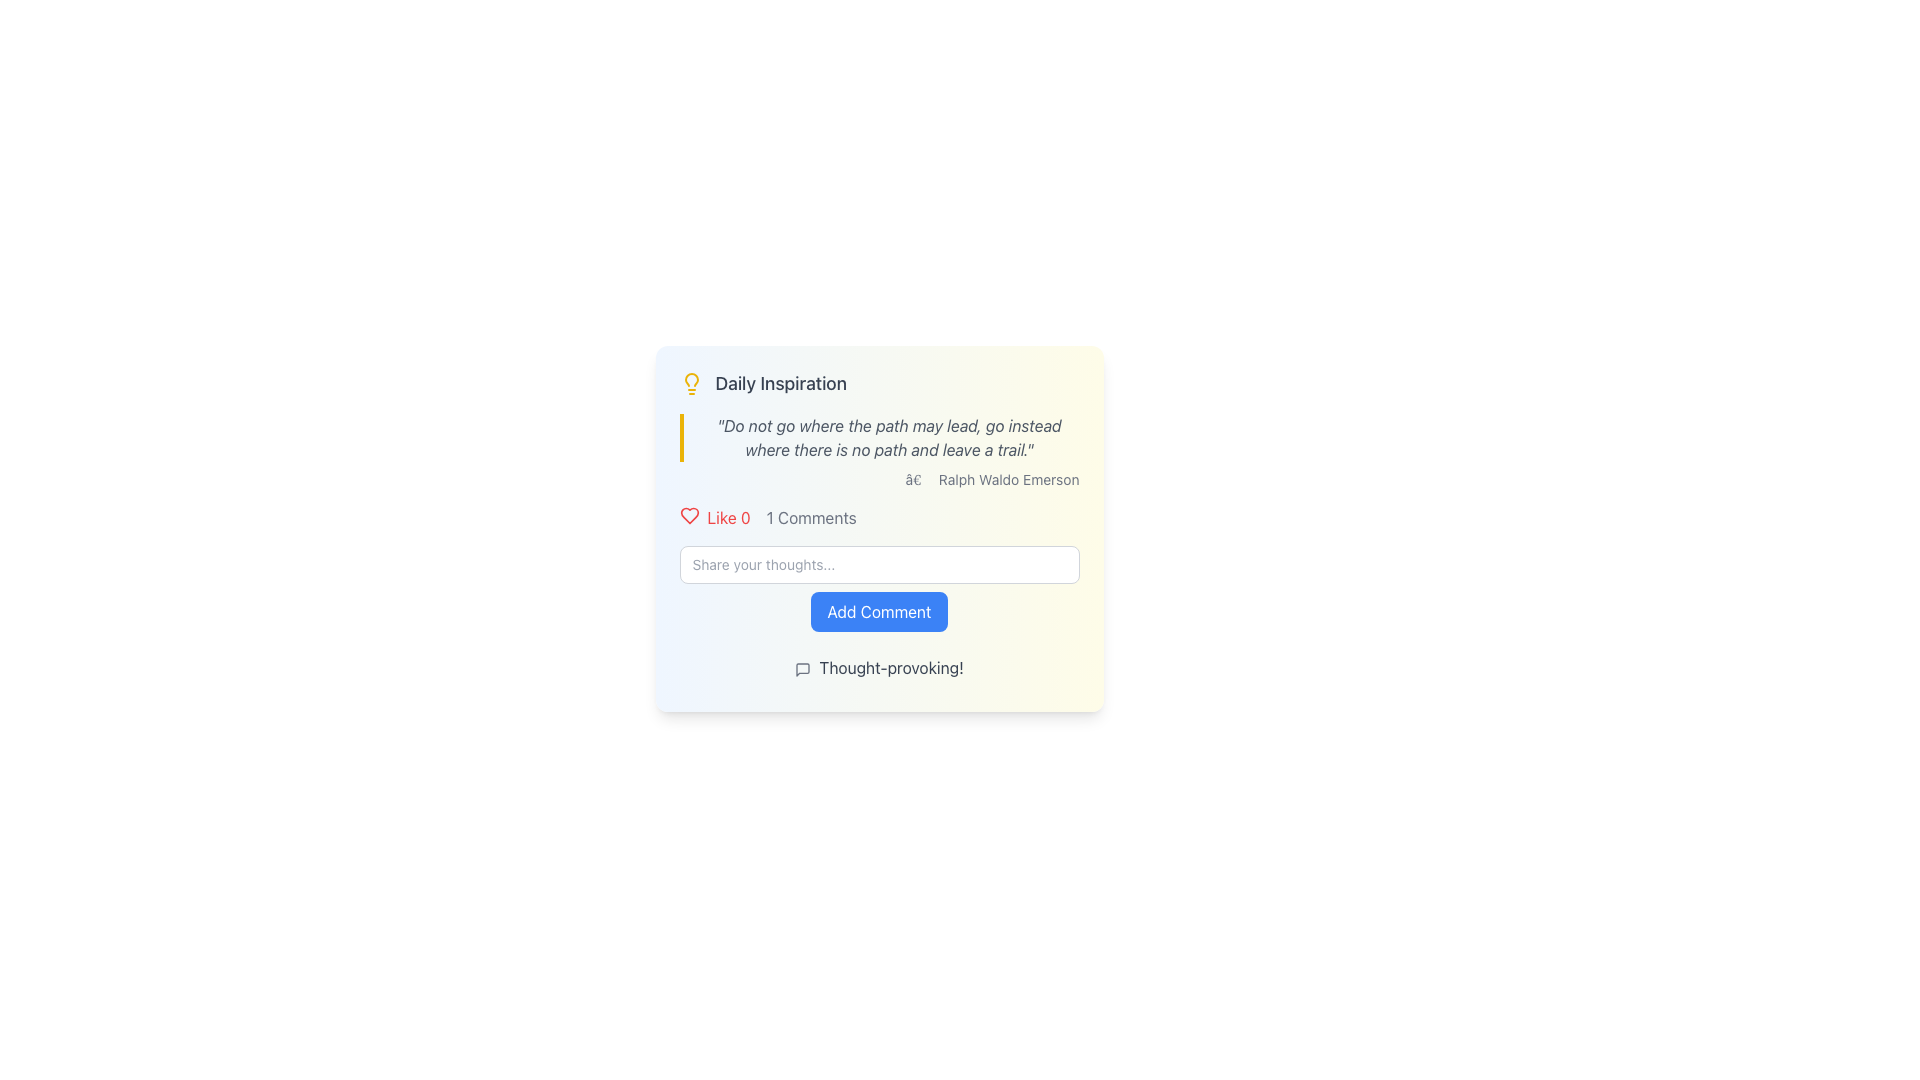 Image resolution: width=1920 pixels, height=1080 pixels. What do you see at coordinates (879, 611) in the screenshot?
I see `the 'Add Comment' button with a blue background and white text` at bounding box center [879, 611].